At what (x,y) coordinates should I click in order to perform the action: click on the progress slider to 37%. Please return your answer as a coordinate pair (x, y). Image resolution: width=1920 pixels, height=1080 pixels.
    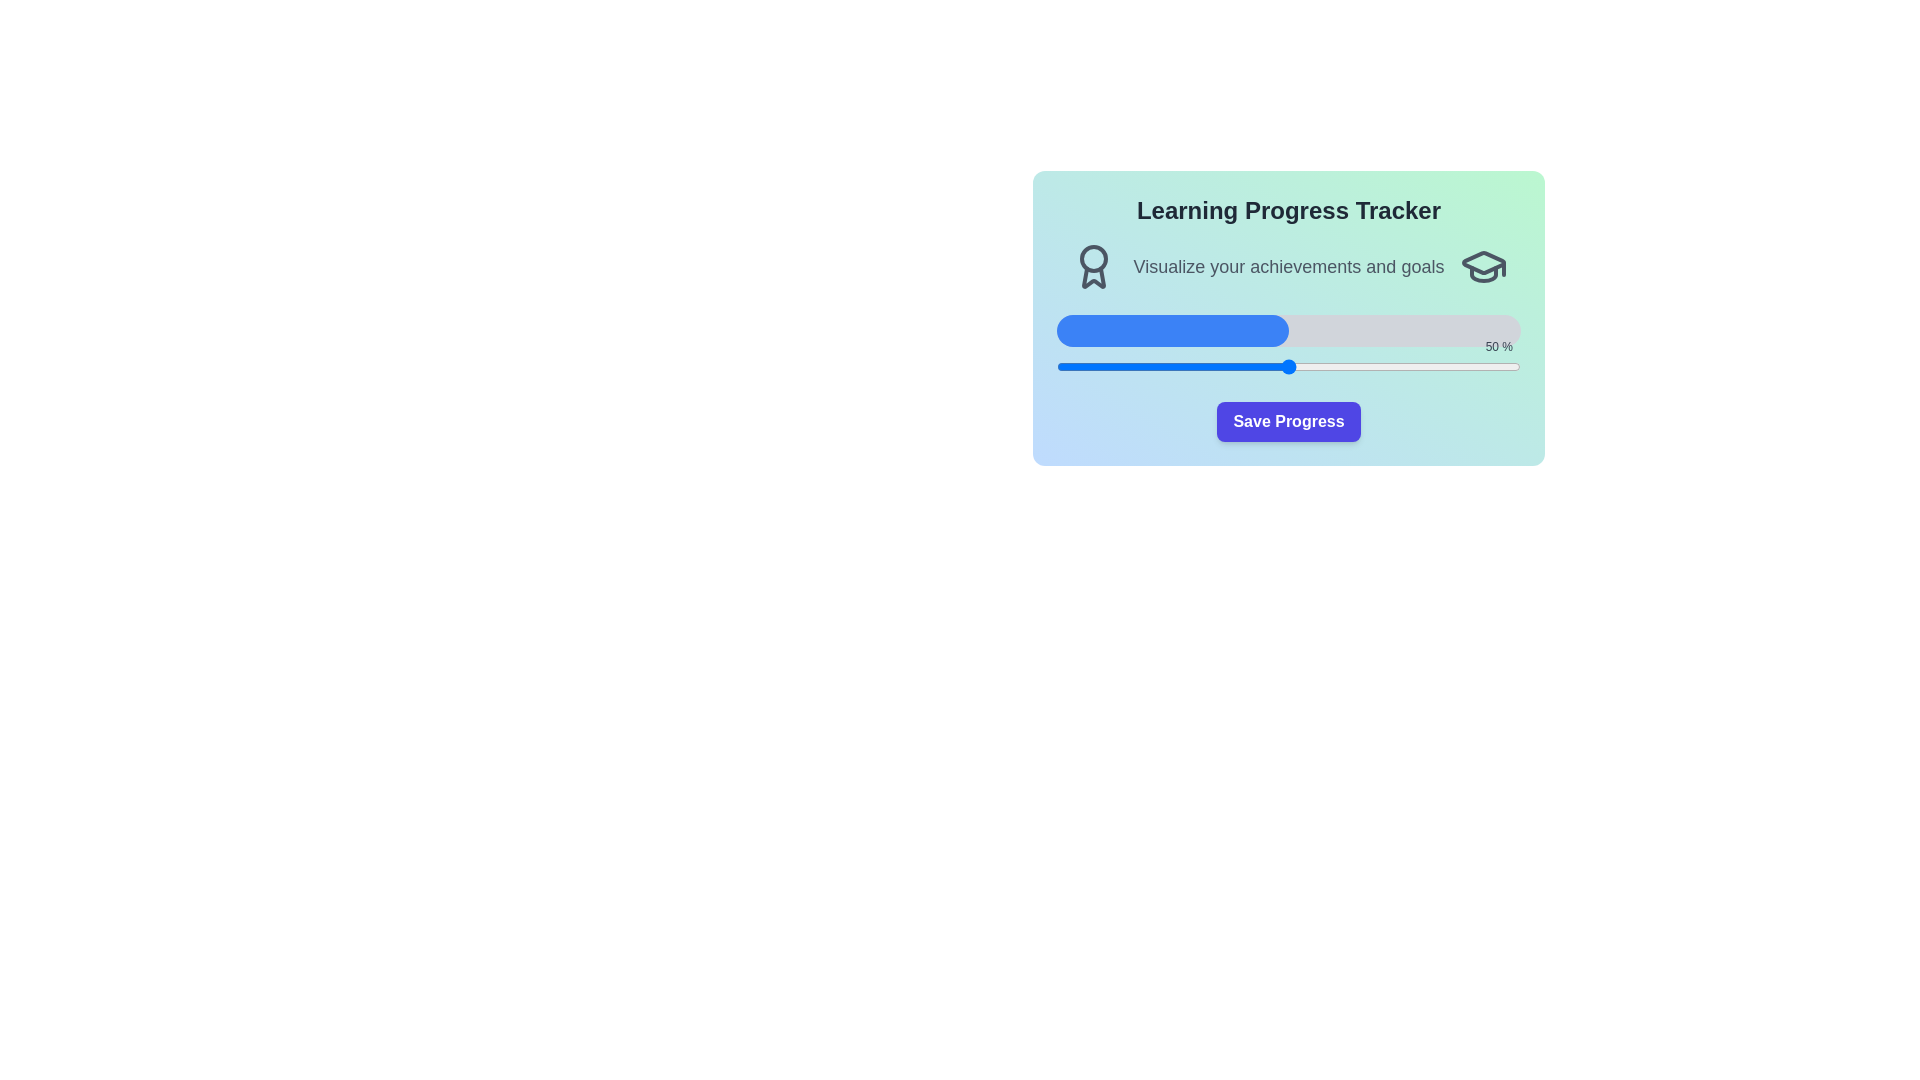
    Looking at the image, I should click on (1227, 366).